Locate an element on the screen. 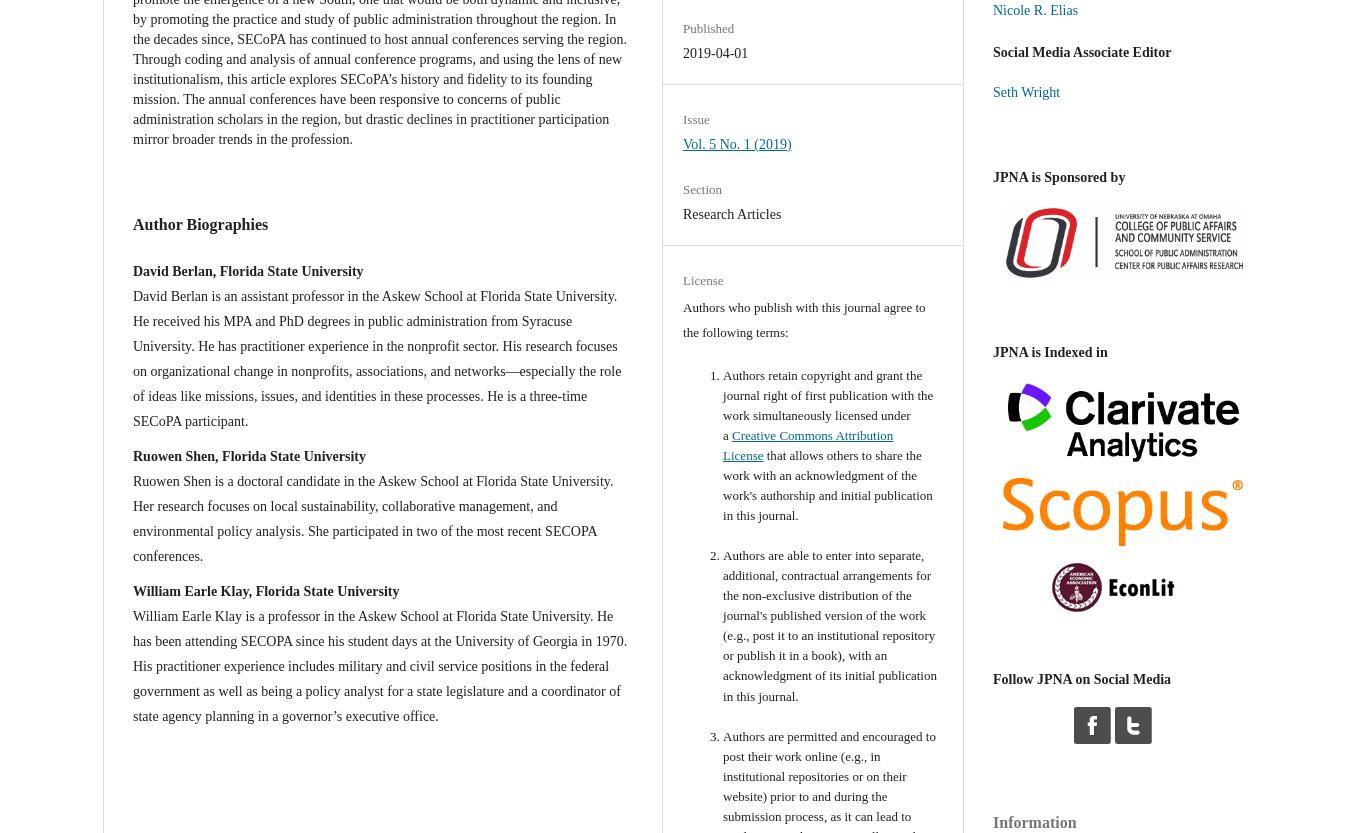 Image resolution: width=1366 pixels, height=833 pixels. 'Authors are able to enter into separate, additional, contractual arrangements for the non-exclusive distribution of the journal's published version of the work (e.g., post it to an institutional repository or publish it in a book), with an acknowledgment of its initial publication in this journal.' is located at coordinates (828, 625).